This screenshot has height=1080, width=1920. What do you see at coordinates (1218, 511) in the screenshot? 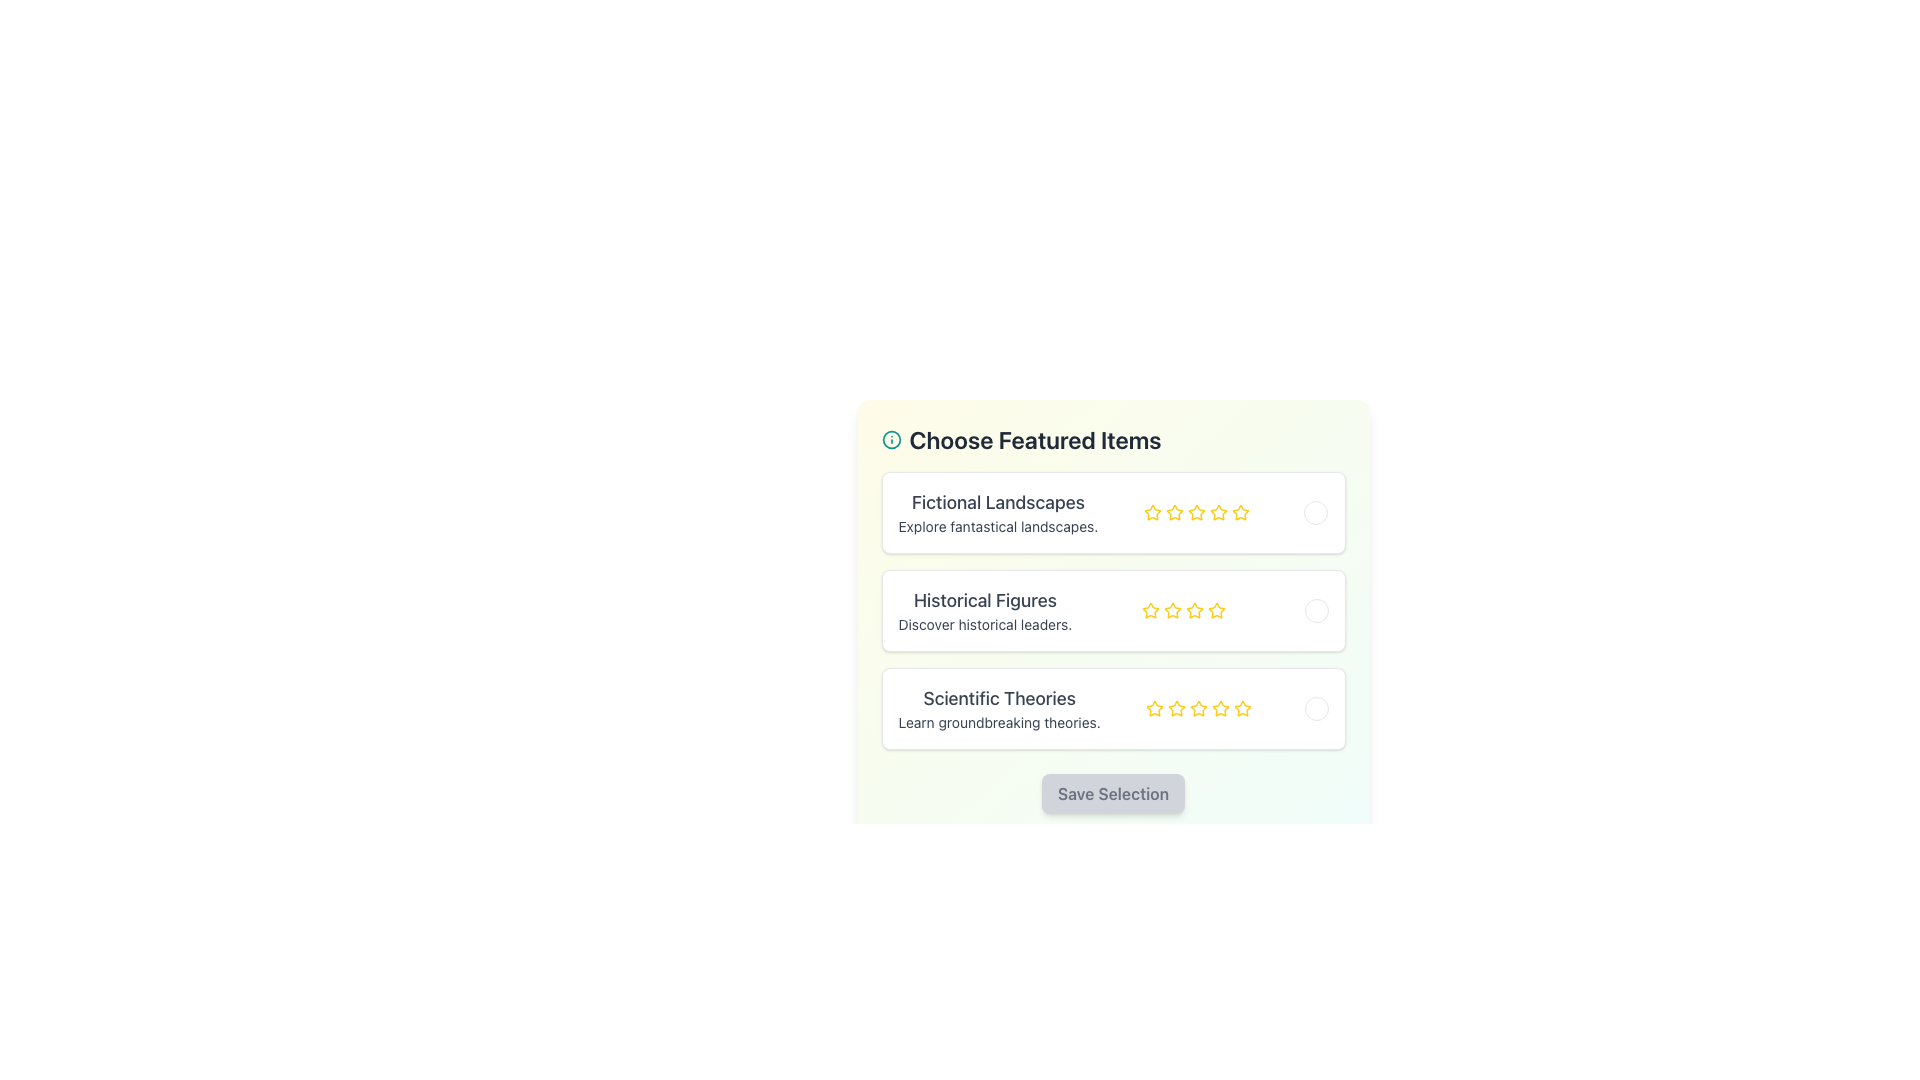
I see `the third star in the five-star rating system to specify a rating for the 'Fictional Landscapes' section` at bounding box center [1218, 511].